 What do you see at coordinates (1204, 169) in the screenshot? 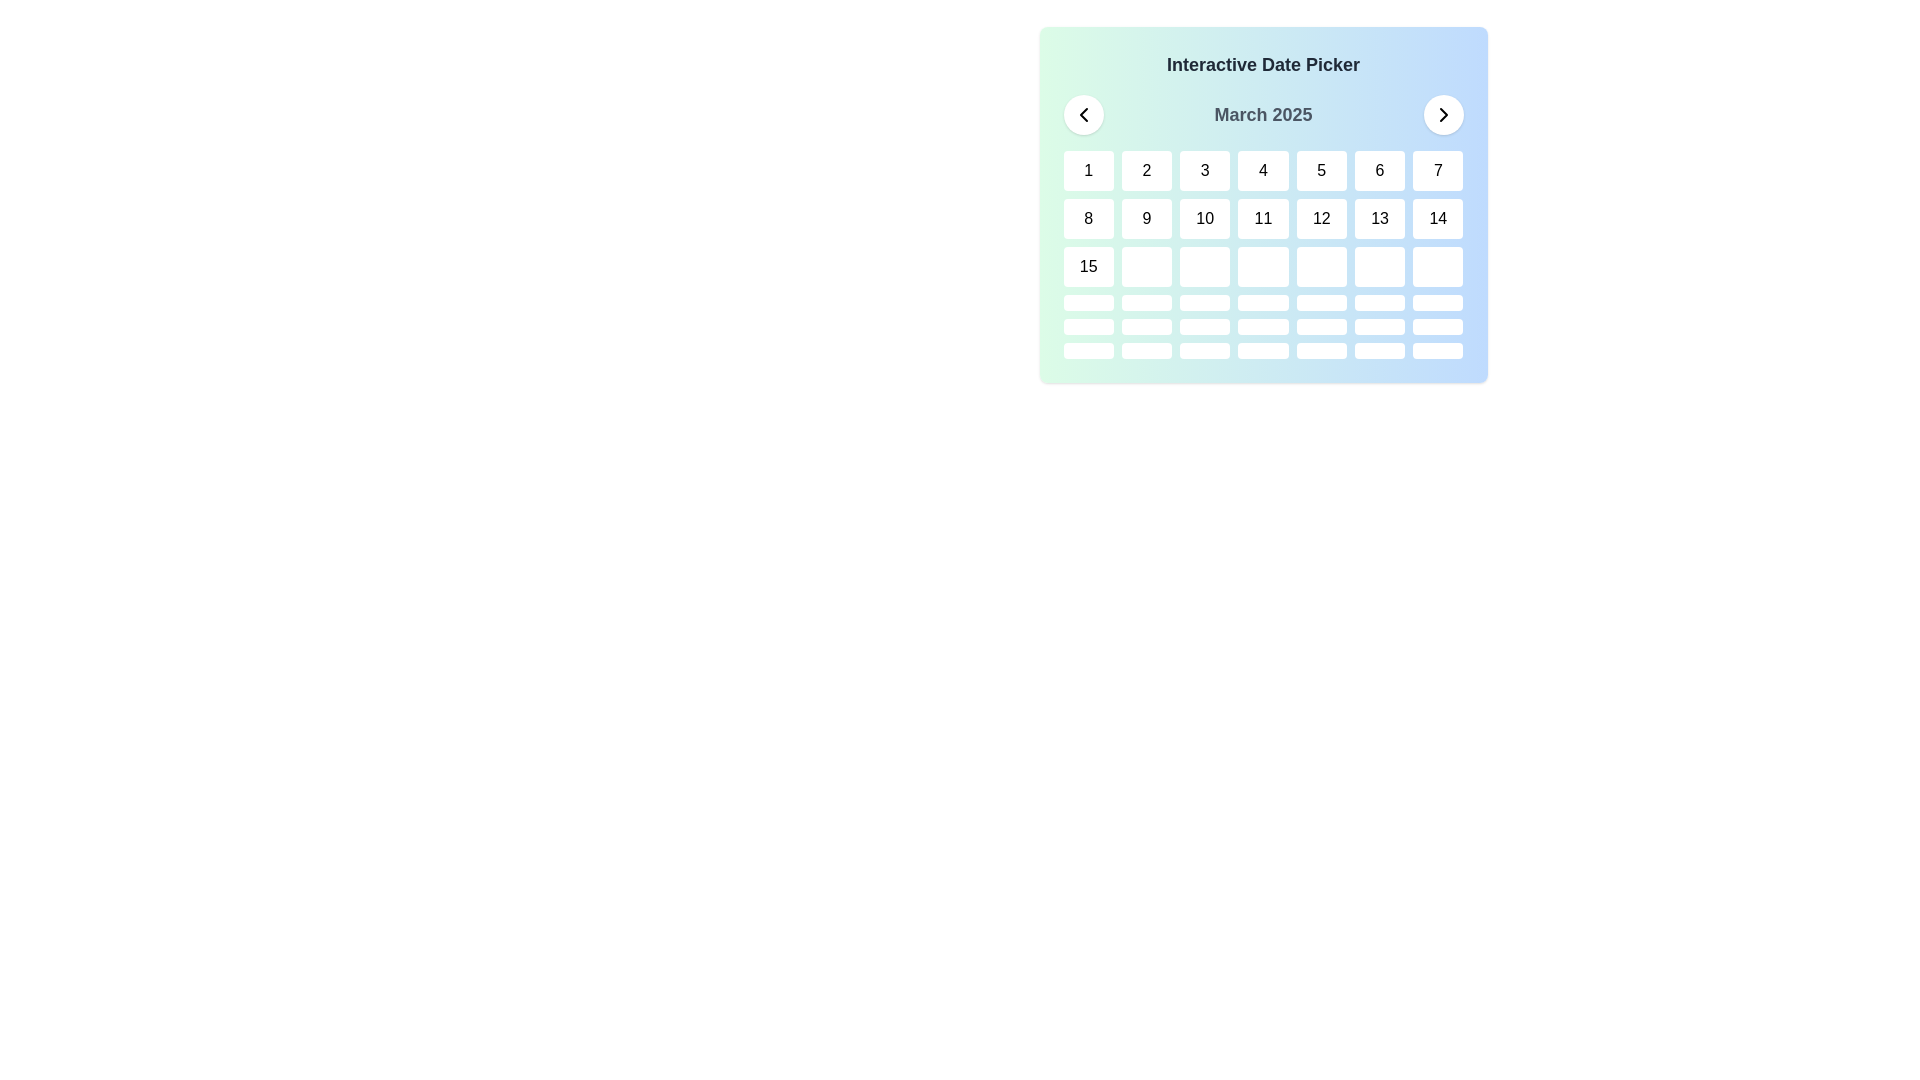
I see `the button that allows users to select the date numbered '3' in the calendar interface, located in the top row and third column under 'March 2025'` at bounding box center [1204, 169].